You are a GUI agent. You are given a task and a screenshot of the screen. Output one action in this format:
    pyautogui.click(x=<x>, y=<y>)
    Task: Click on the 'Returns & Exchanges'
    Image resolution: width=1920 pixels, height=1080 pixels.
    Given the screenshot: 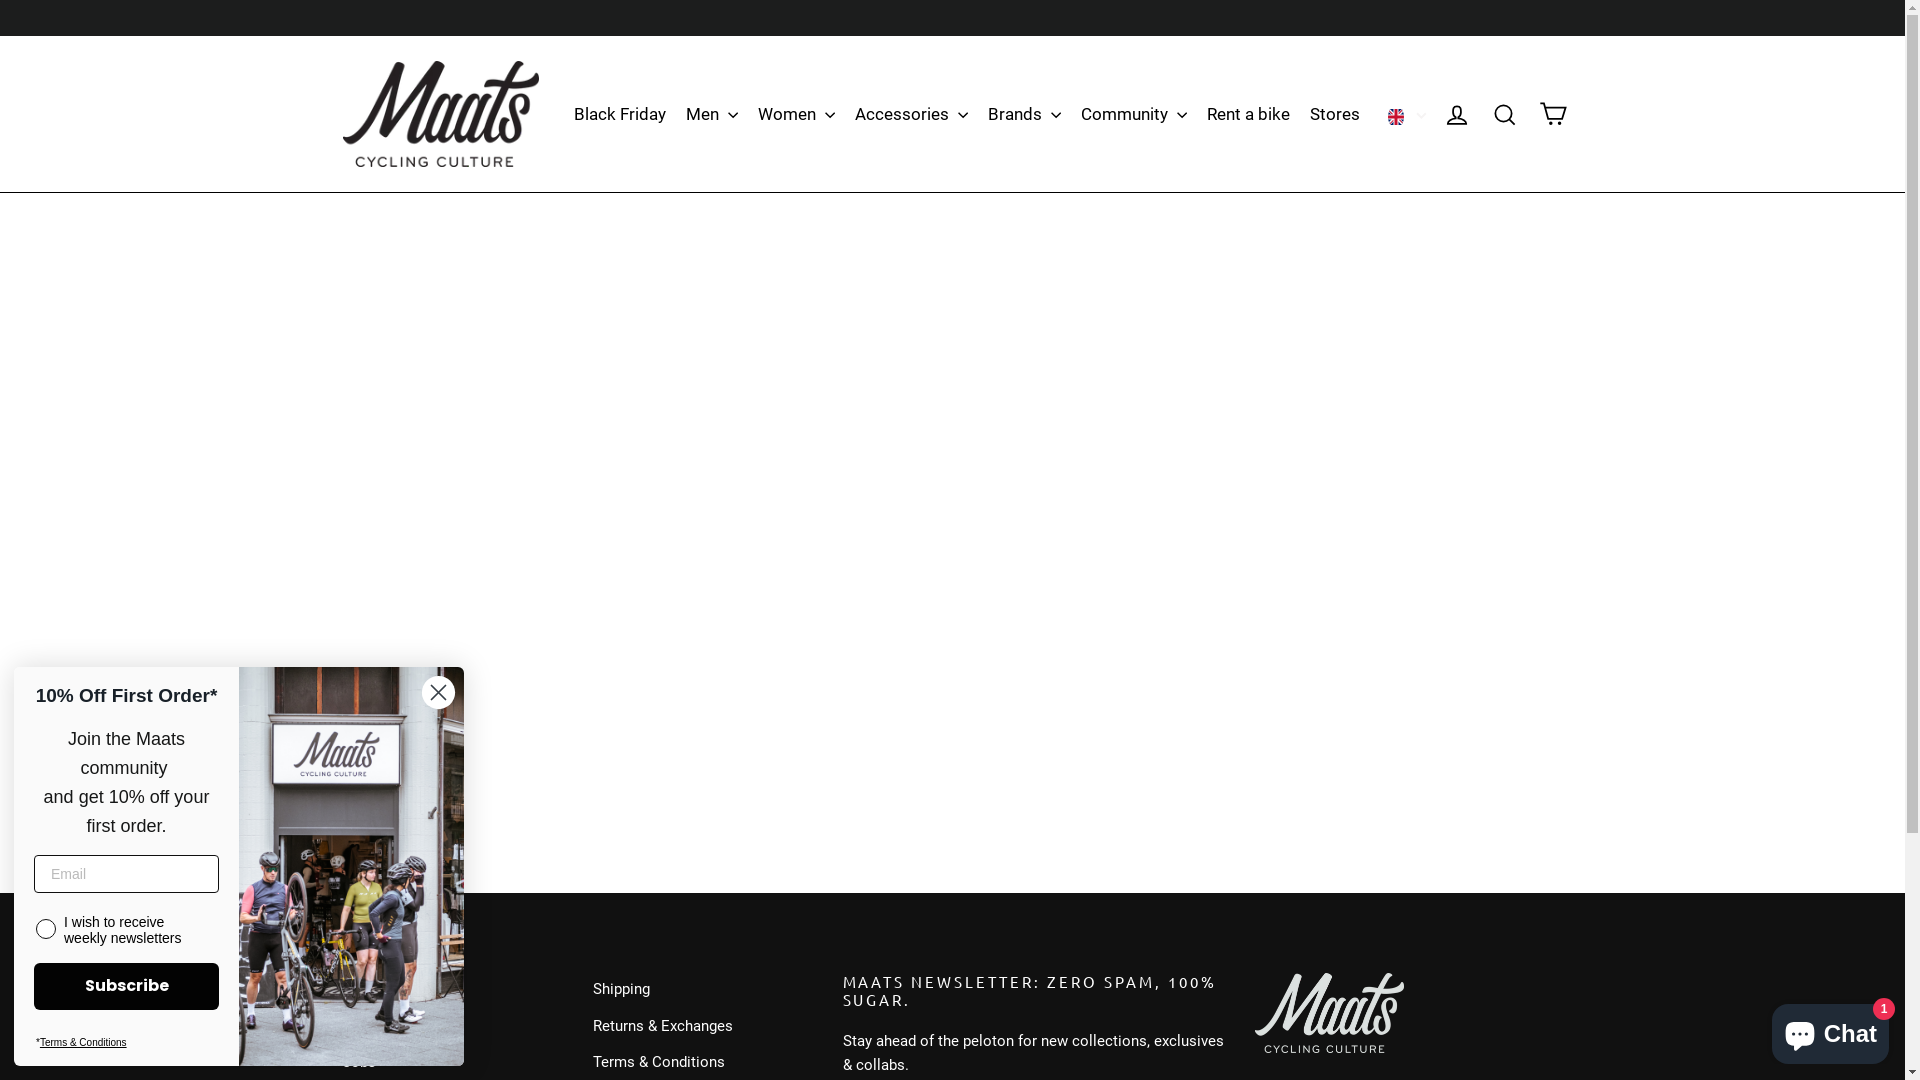 What is the action you would take?
    pyautogui.click(x=701, y=1026)
    